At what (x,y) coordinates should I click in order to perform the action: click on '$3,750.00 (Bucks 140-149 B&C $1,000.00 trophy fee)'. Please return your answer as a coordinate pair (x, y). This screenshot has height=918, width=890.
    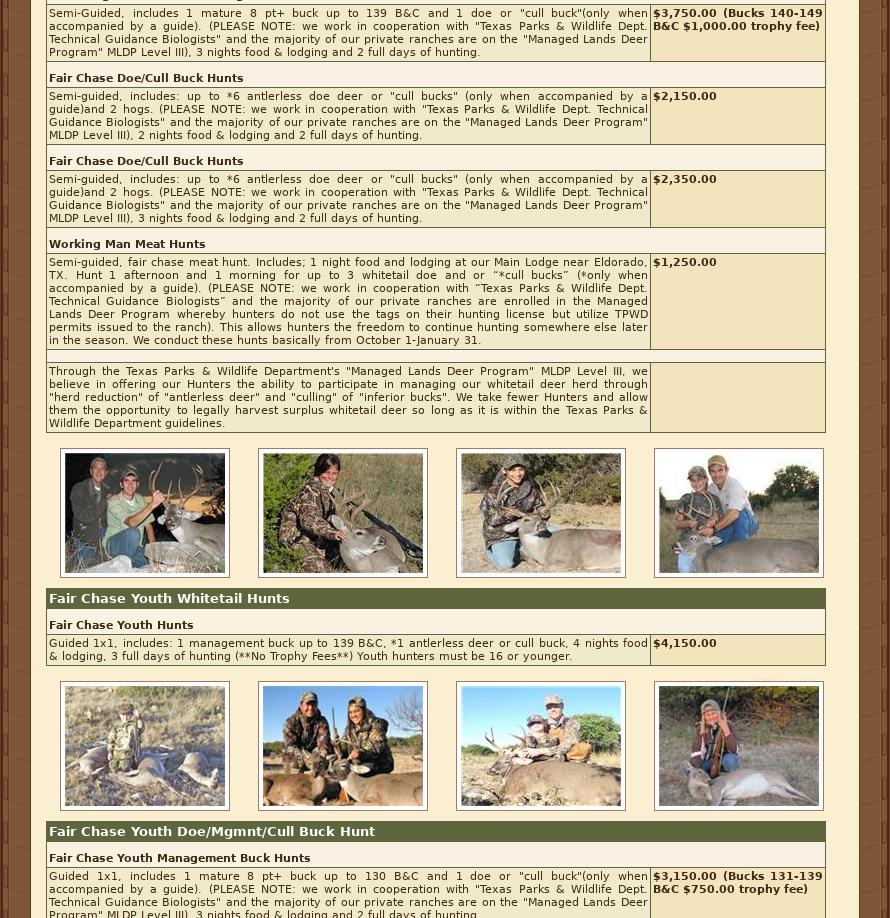
    Looking at the image, I should click on (736, 20).